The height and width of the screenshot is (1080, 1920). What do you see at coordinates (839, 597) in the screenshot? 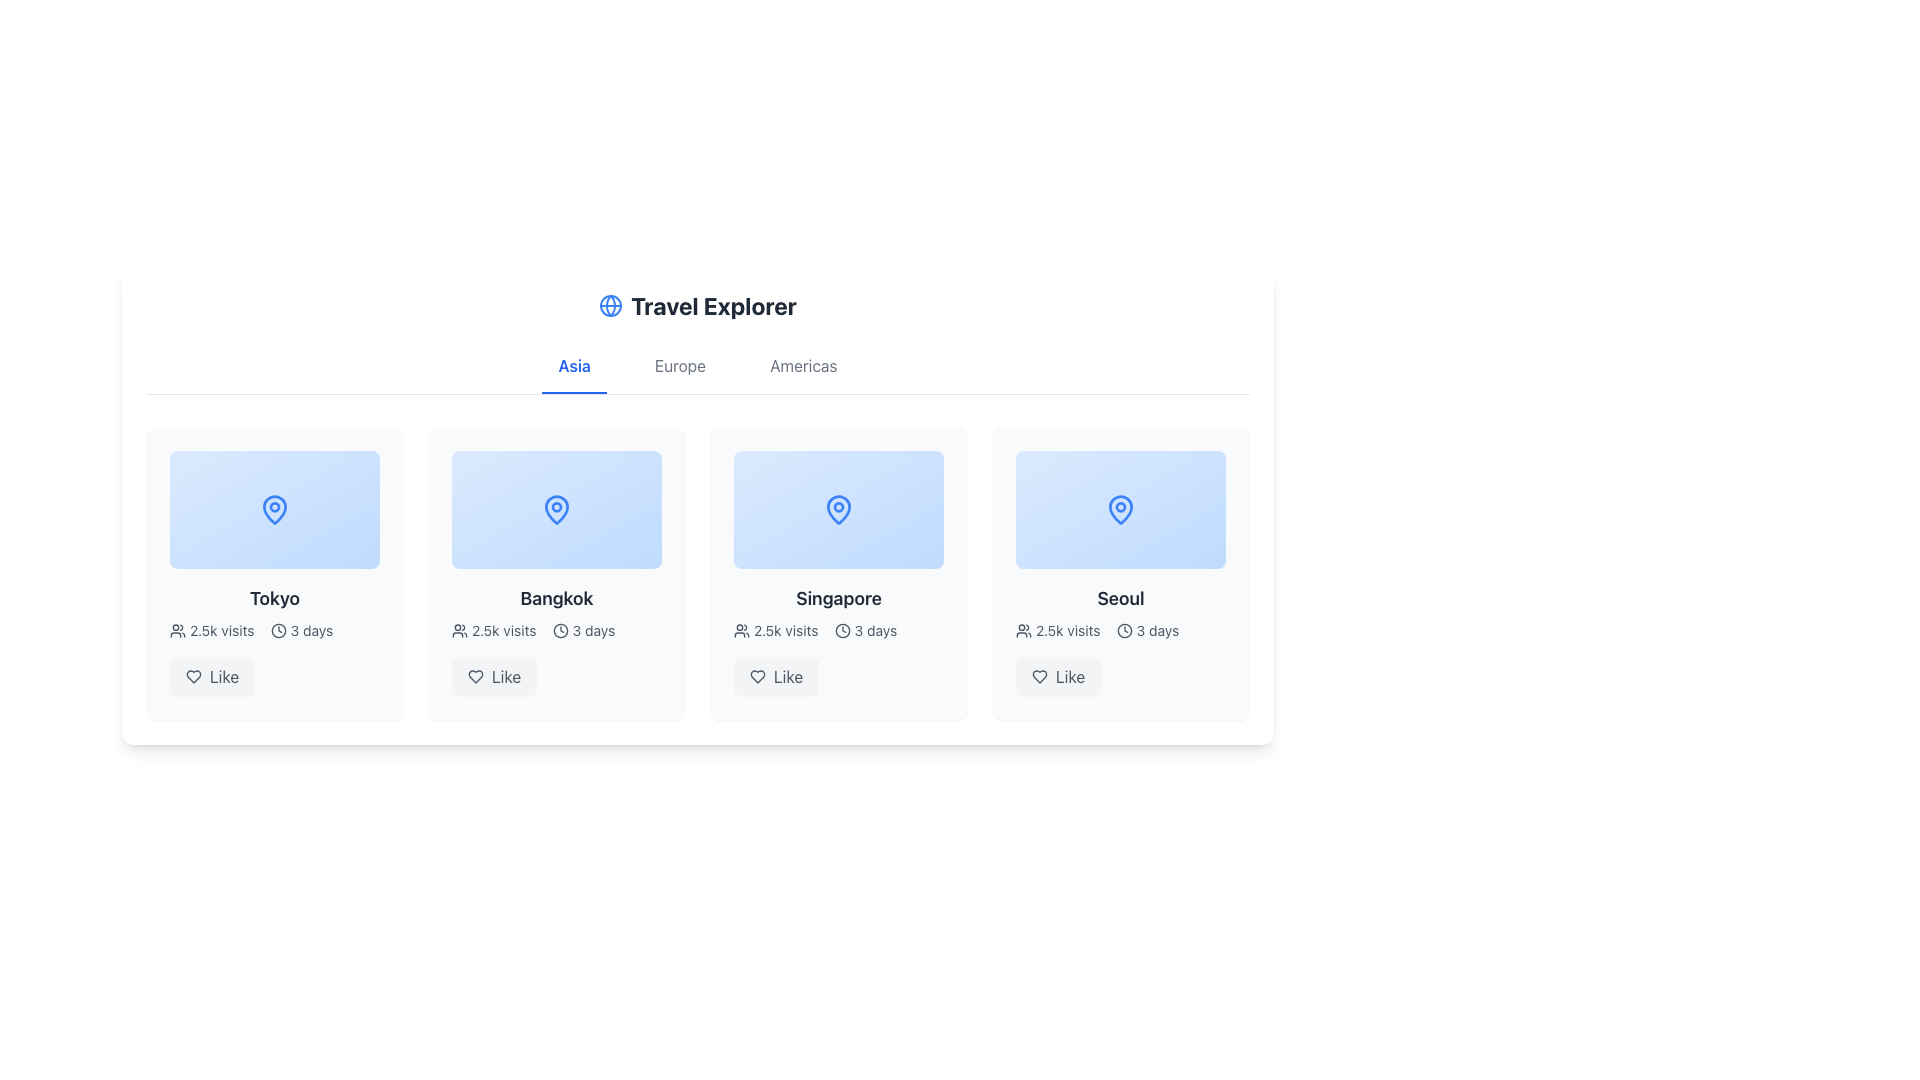
I see `the Text Label displaying 'Singapore', which is the third item in the grid of destination cards under the 'Asia' category` at bounding box center [839, 597].